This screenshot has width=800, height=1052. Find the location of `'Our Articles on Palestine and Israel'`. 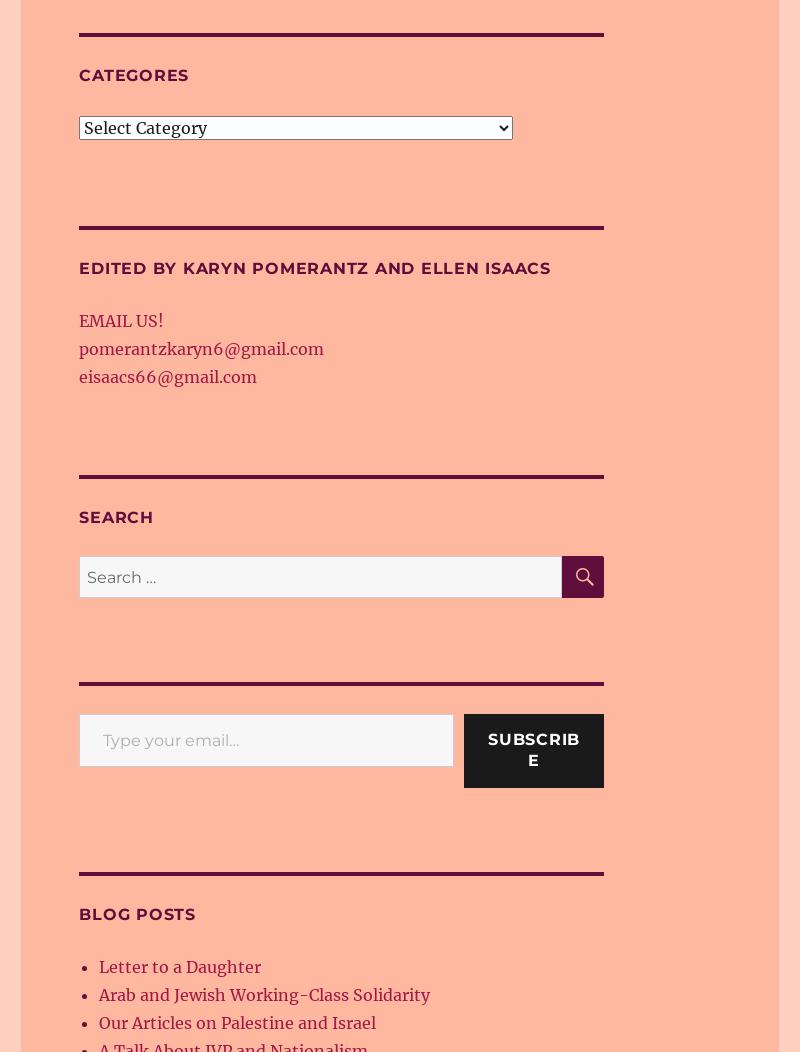

'Our Articles on Palestine and Israel' is located at coordinates (236, 1021).